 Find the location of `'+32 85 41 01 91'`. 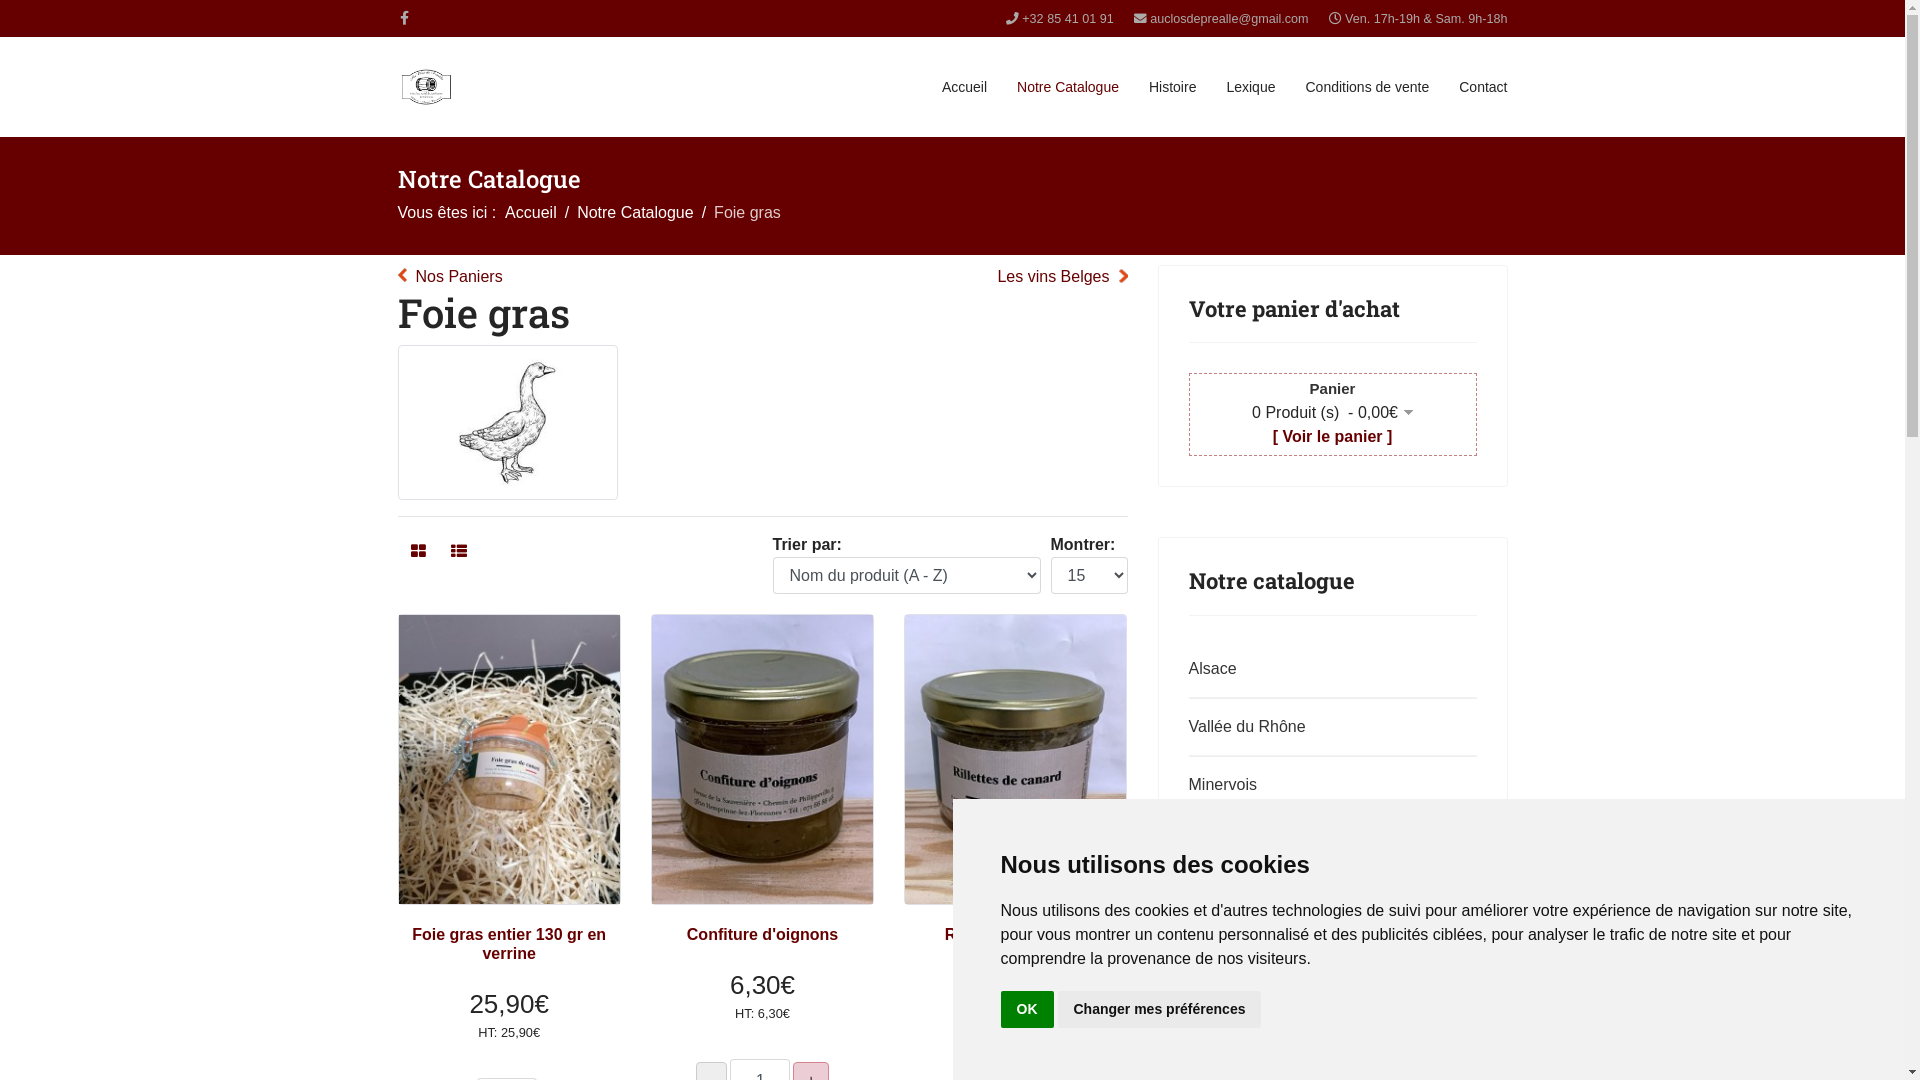

'+32 85 41 01 91' is located at coordinates (1066, 19).